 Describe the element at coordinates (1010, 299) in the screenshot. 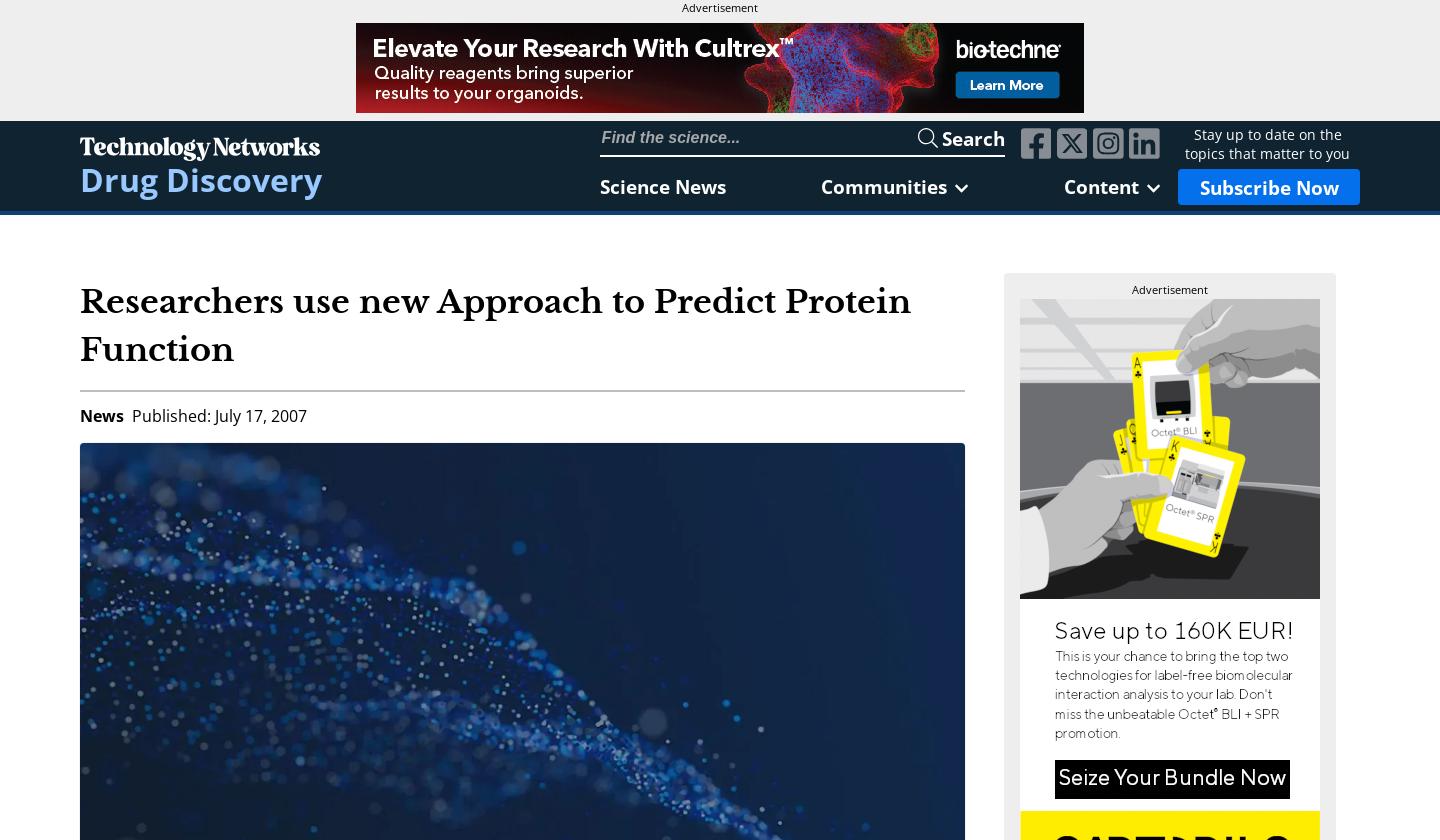

I see `'Industry Insights'` at that location.